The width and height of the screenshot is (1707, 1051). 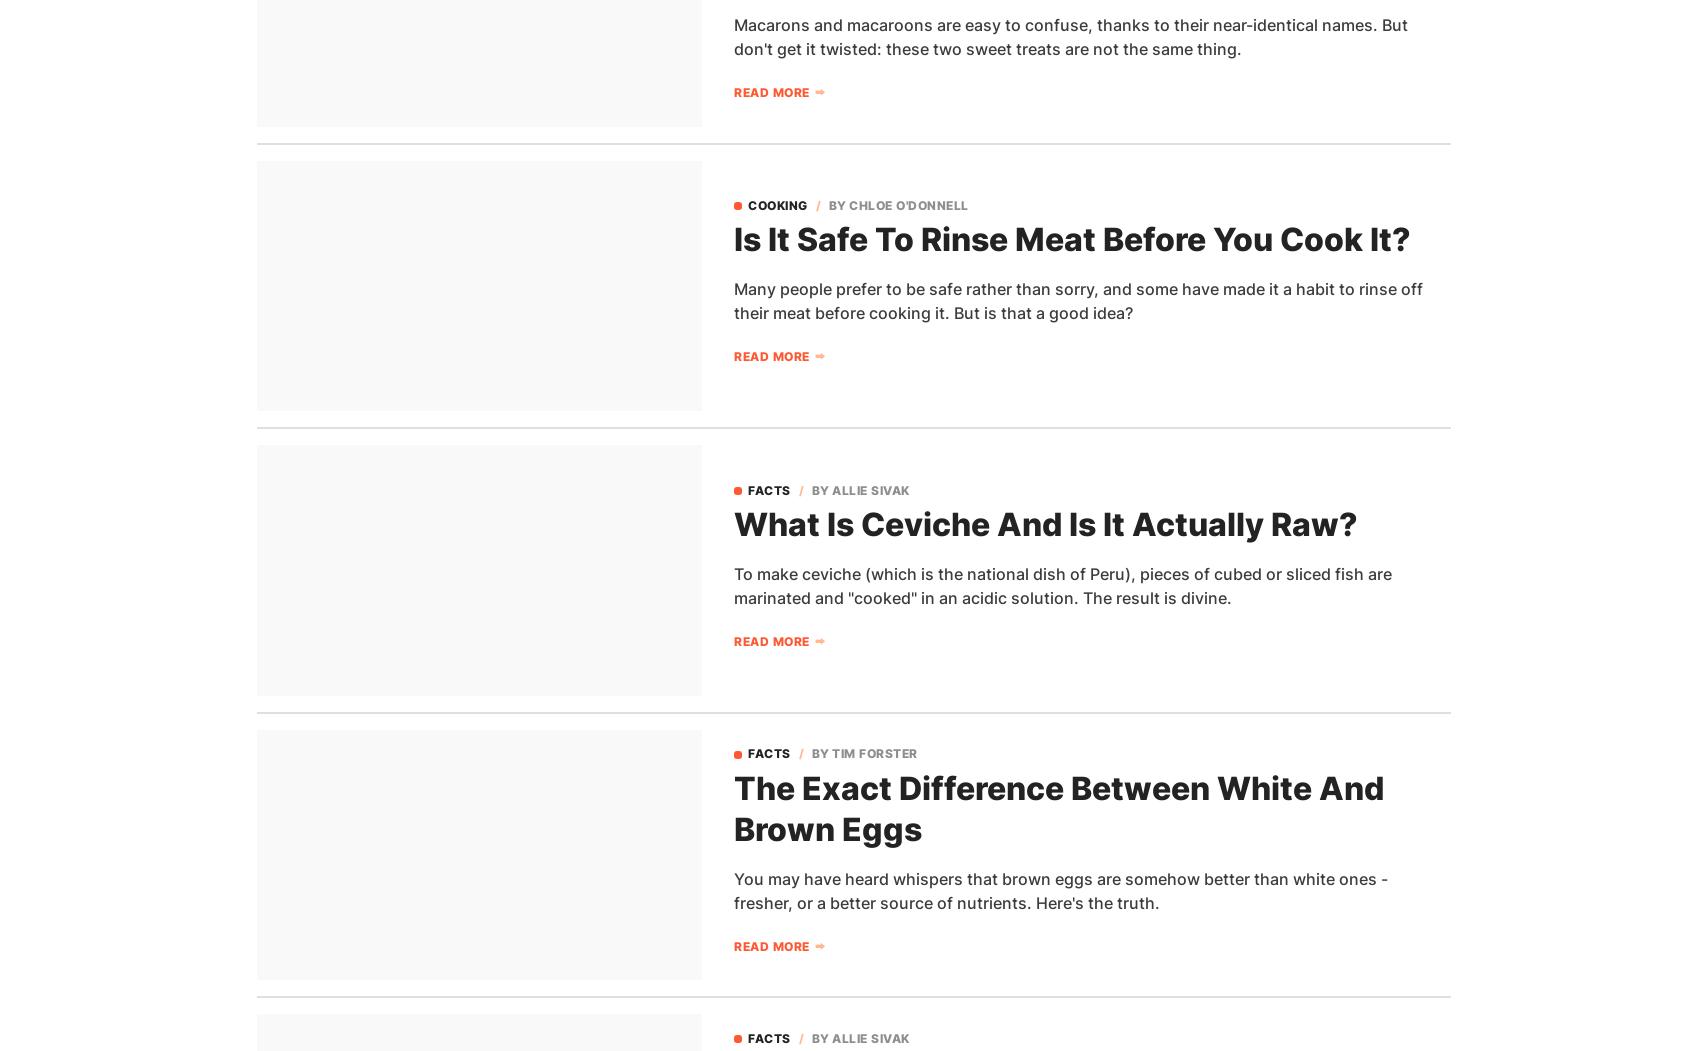 I want to click on 'Cooking', so click(x=777, y=203).